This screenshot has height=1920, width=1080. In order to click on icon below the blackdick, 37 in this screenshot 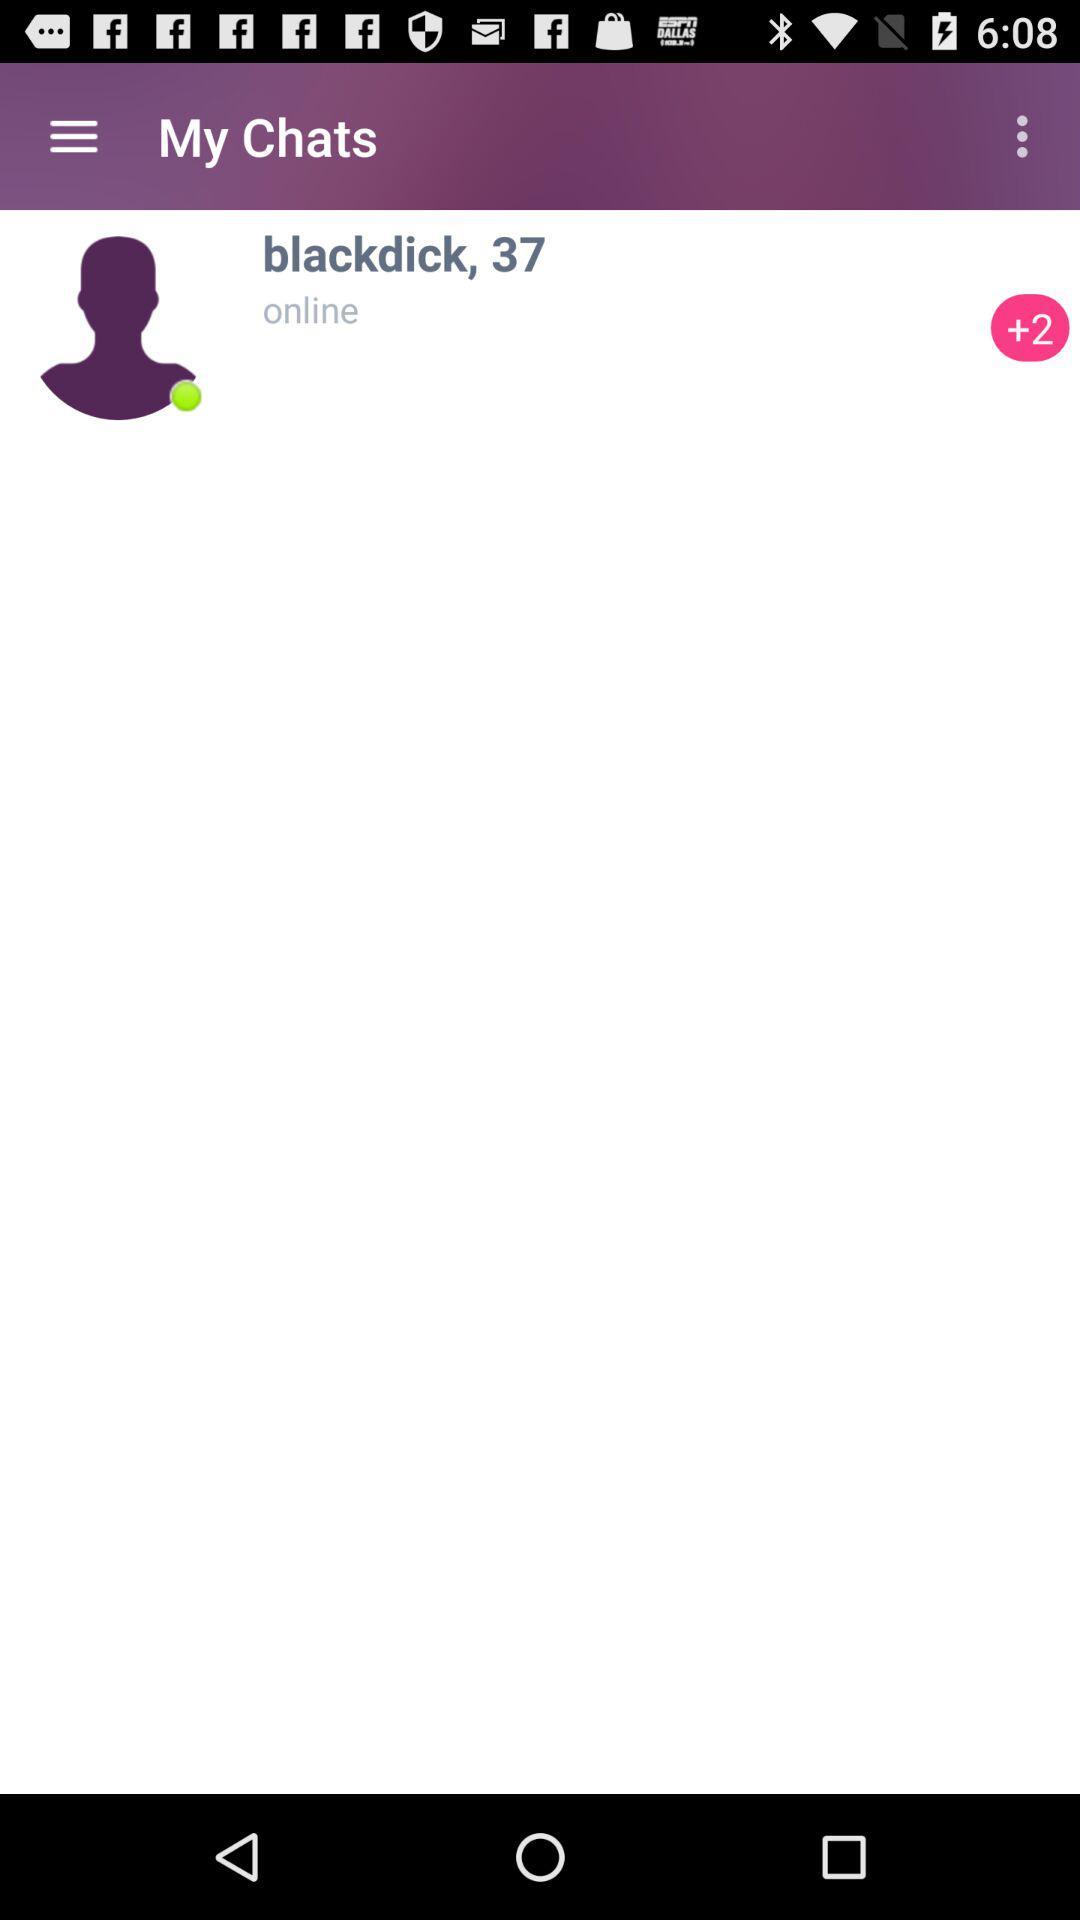, I will do `click(1030, 327)`.